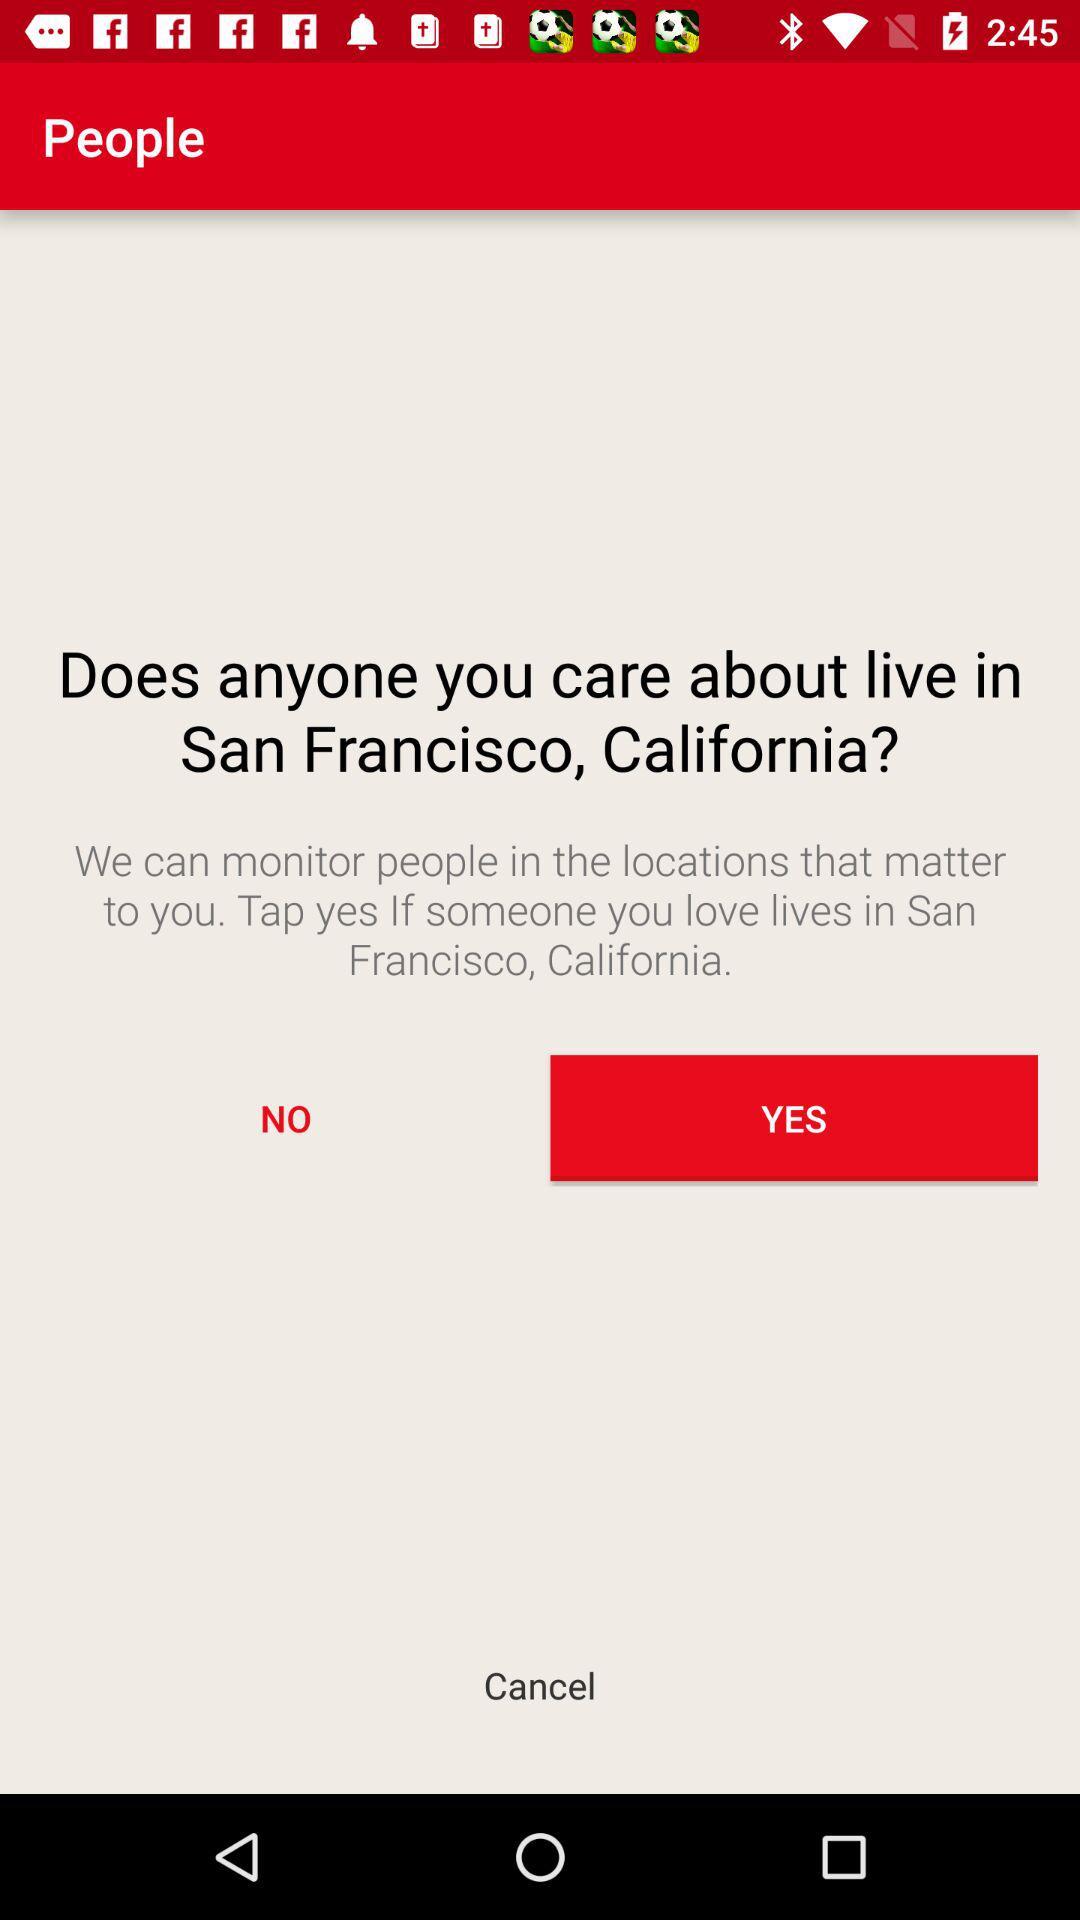 The height and width of the screenshot is (1920, 1080). Describe the element at coordinates (540, 1684) in the screenshot. I see `the icon below the no` at that location.